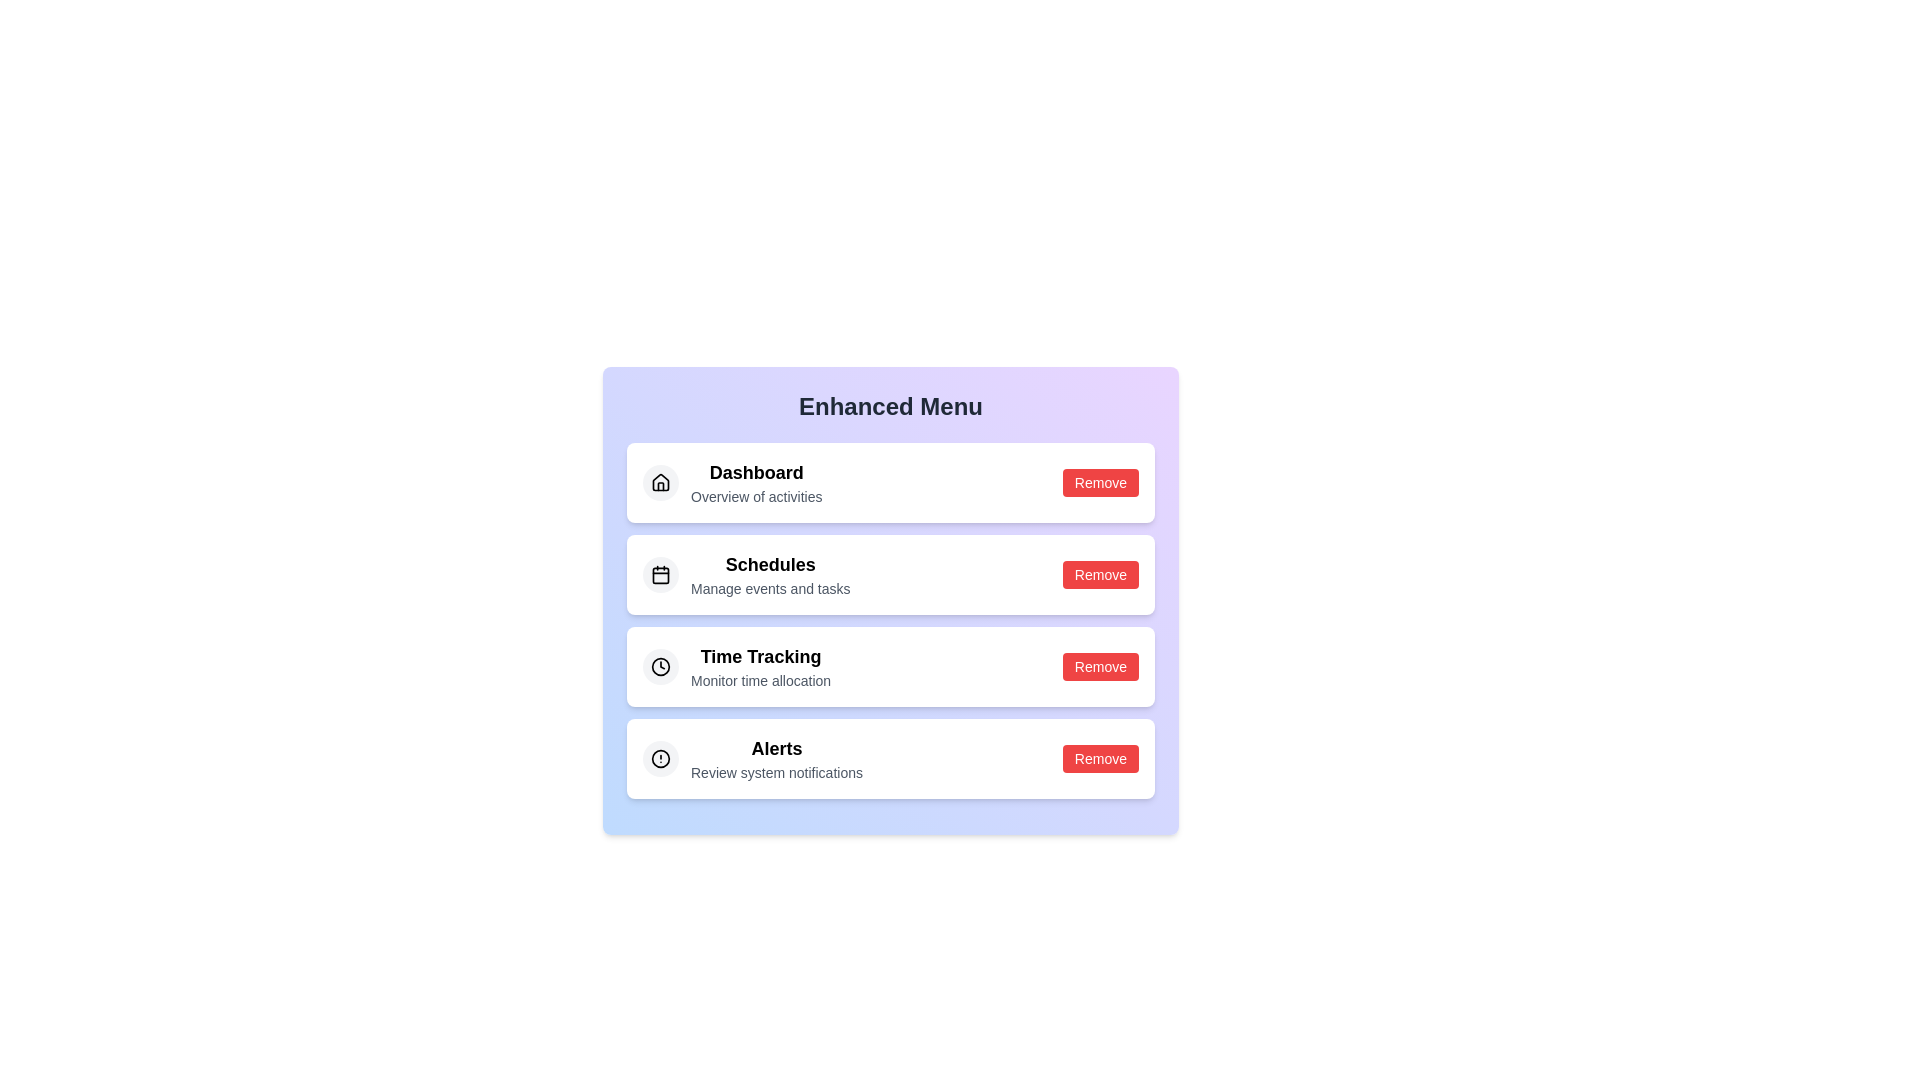 This screenshot has width=1920, height=1080. What do you see at coordinates (890, 406) in the screenshot?
I see `the title text 'Enhanced Menu'` at bounding box center [890, 406].